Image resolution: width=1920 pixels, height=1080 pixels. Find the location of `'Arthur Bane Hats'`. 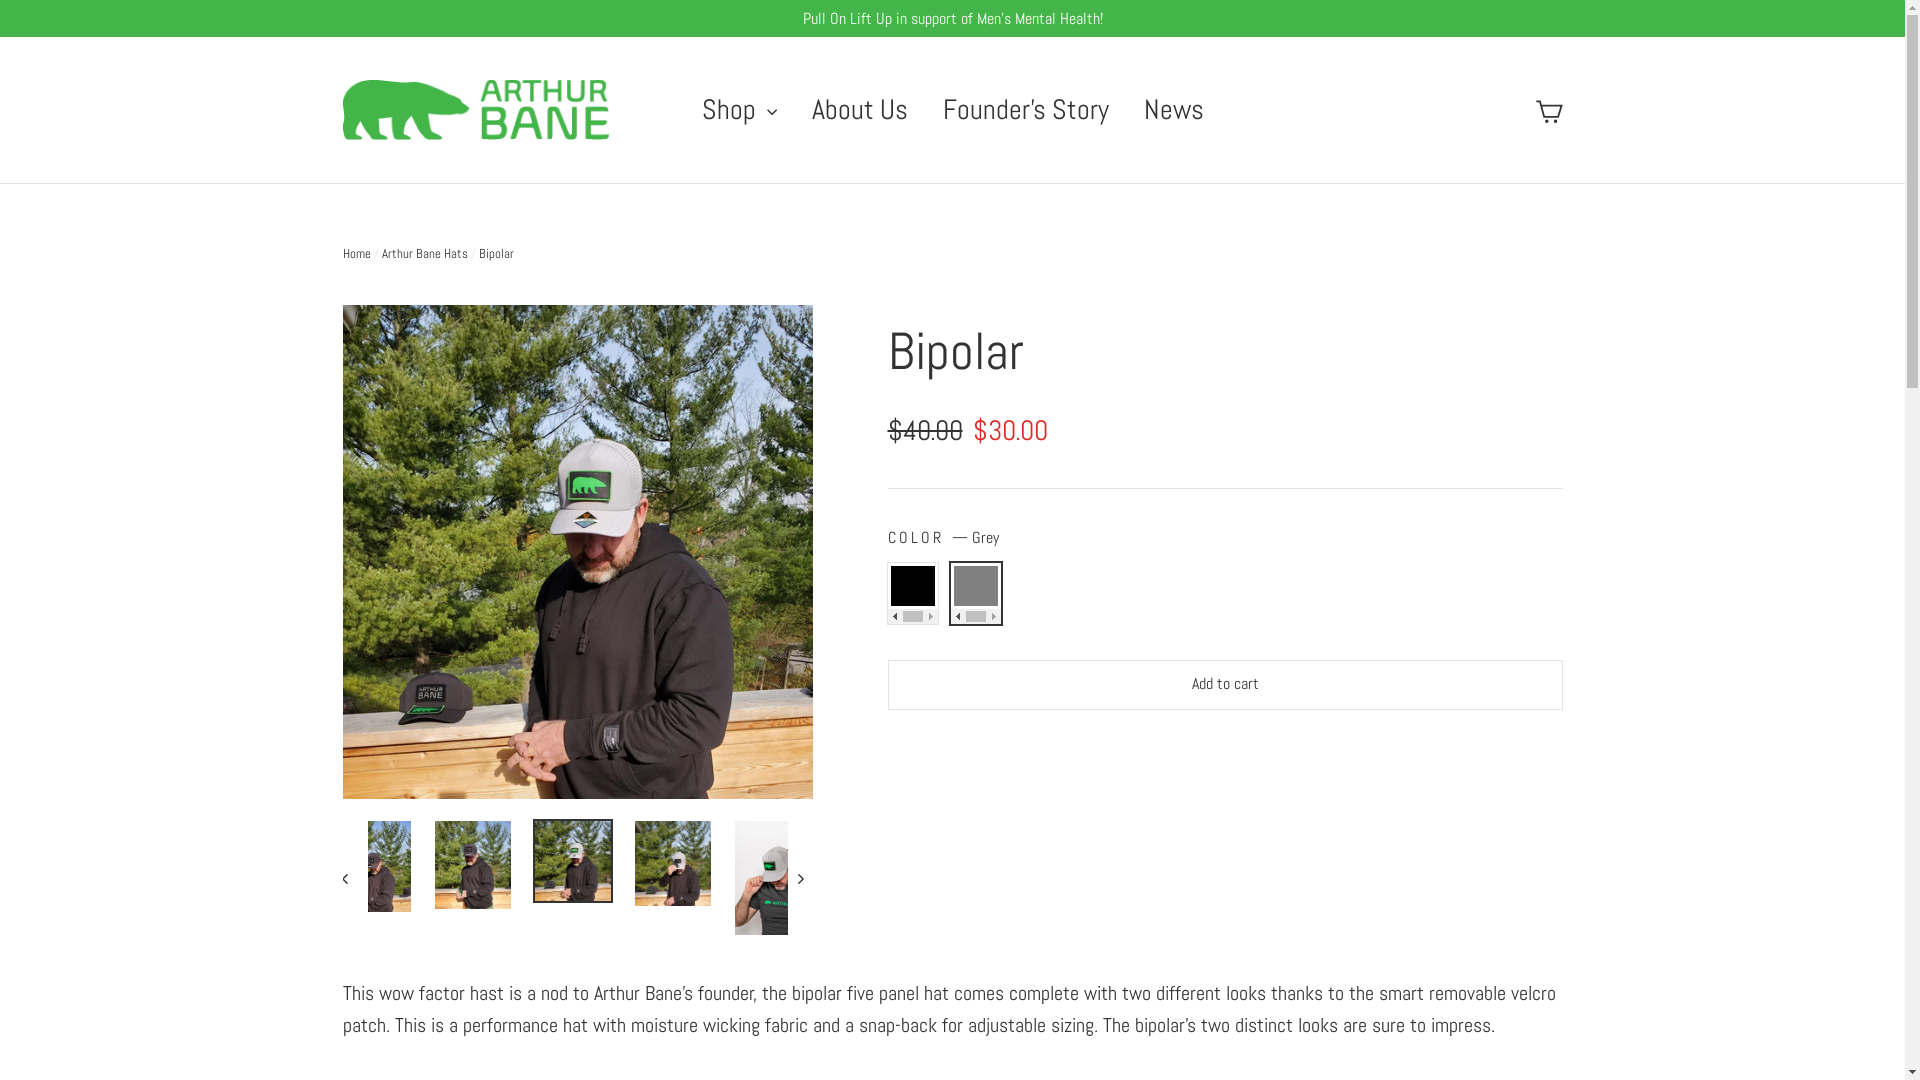

'Arthur Bane Hats' is located at coordinates (424, 252).